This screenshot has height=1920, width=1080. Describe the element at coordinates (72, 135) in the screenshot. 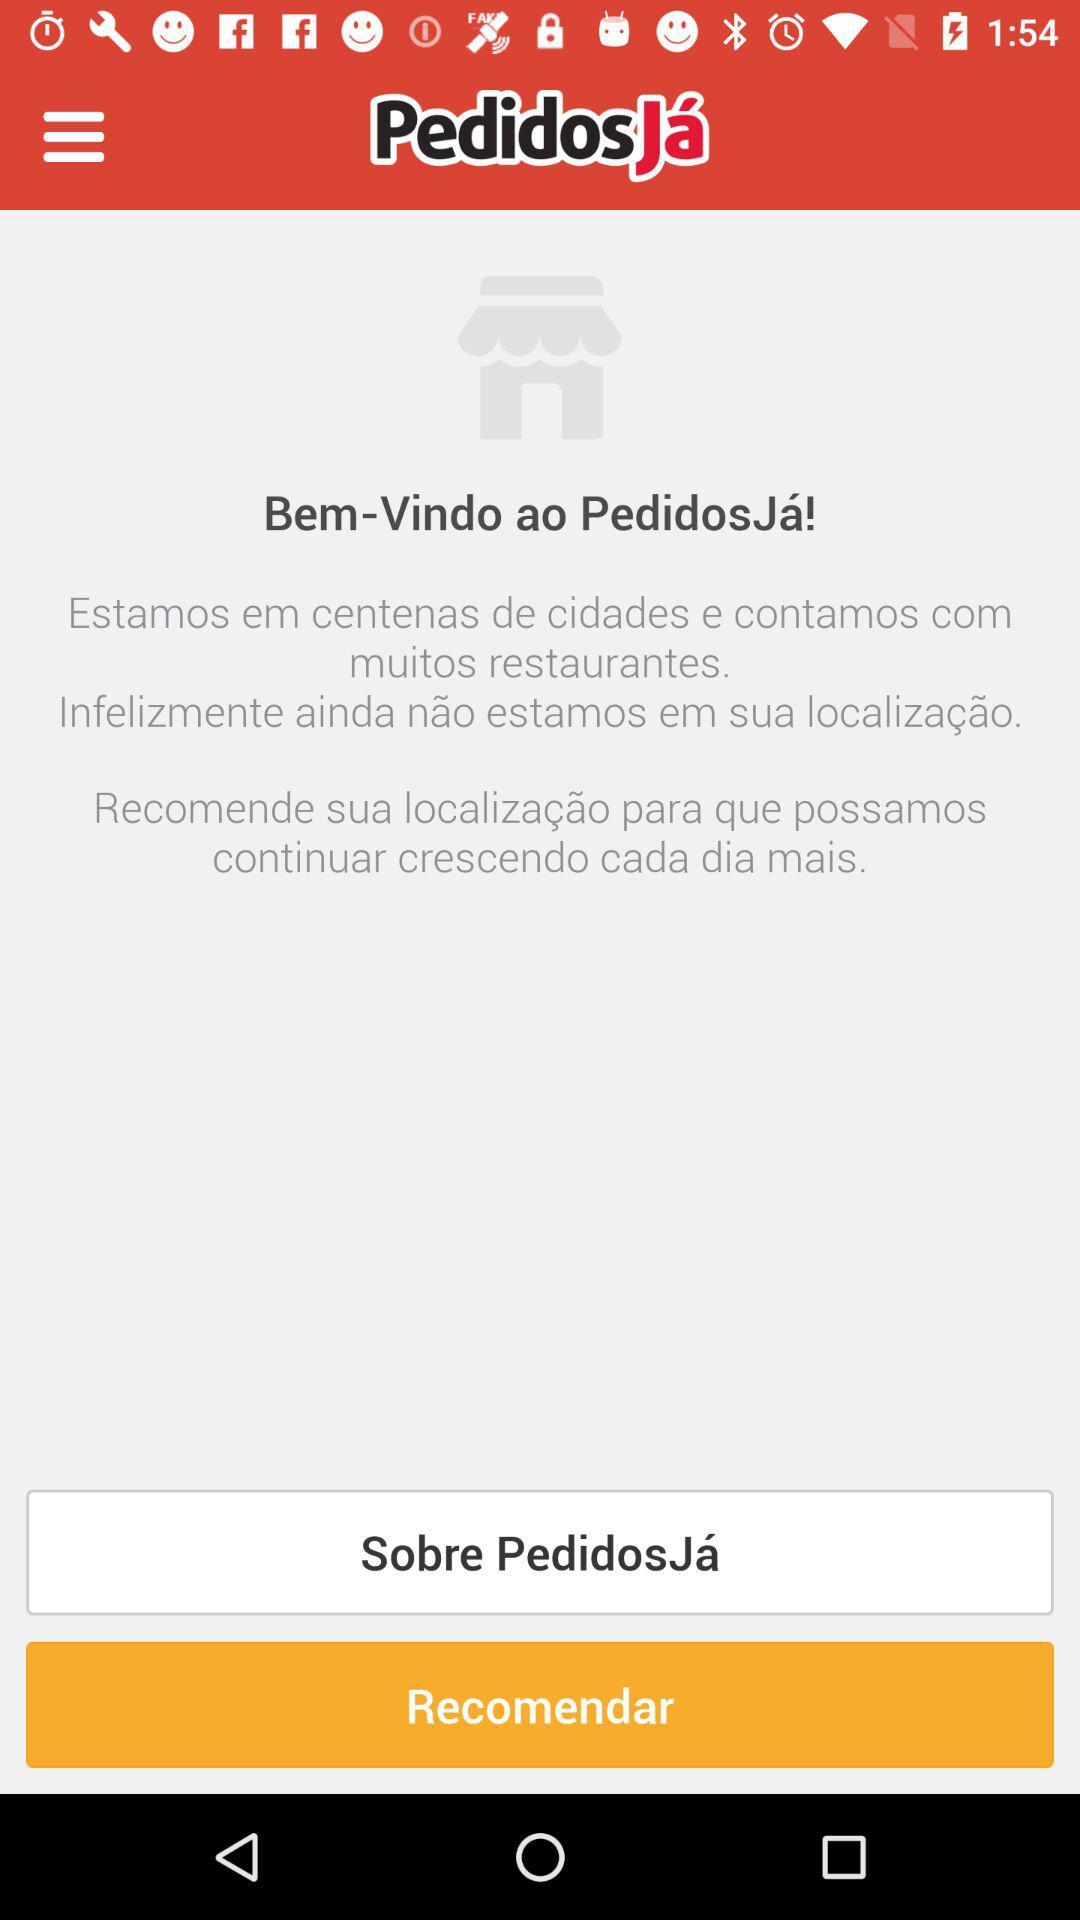

I see `menu options` at that location.